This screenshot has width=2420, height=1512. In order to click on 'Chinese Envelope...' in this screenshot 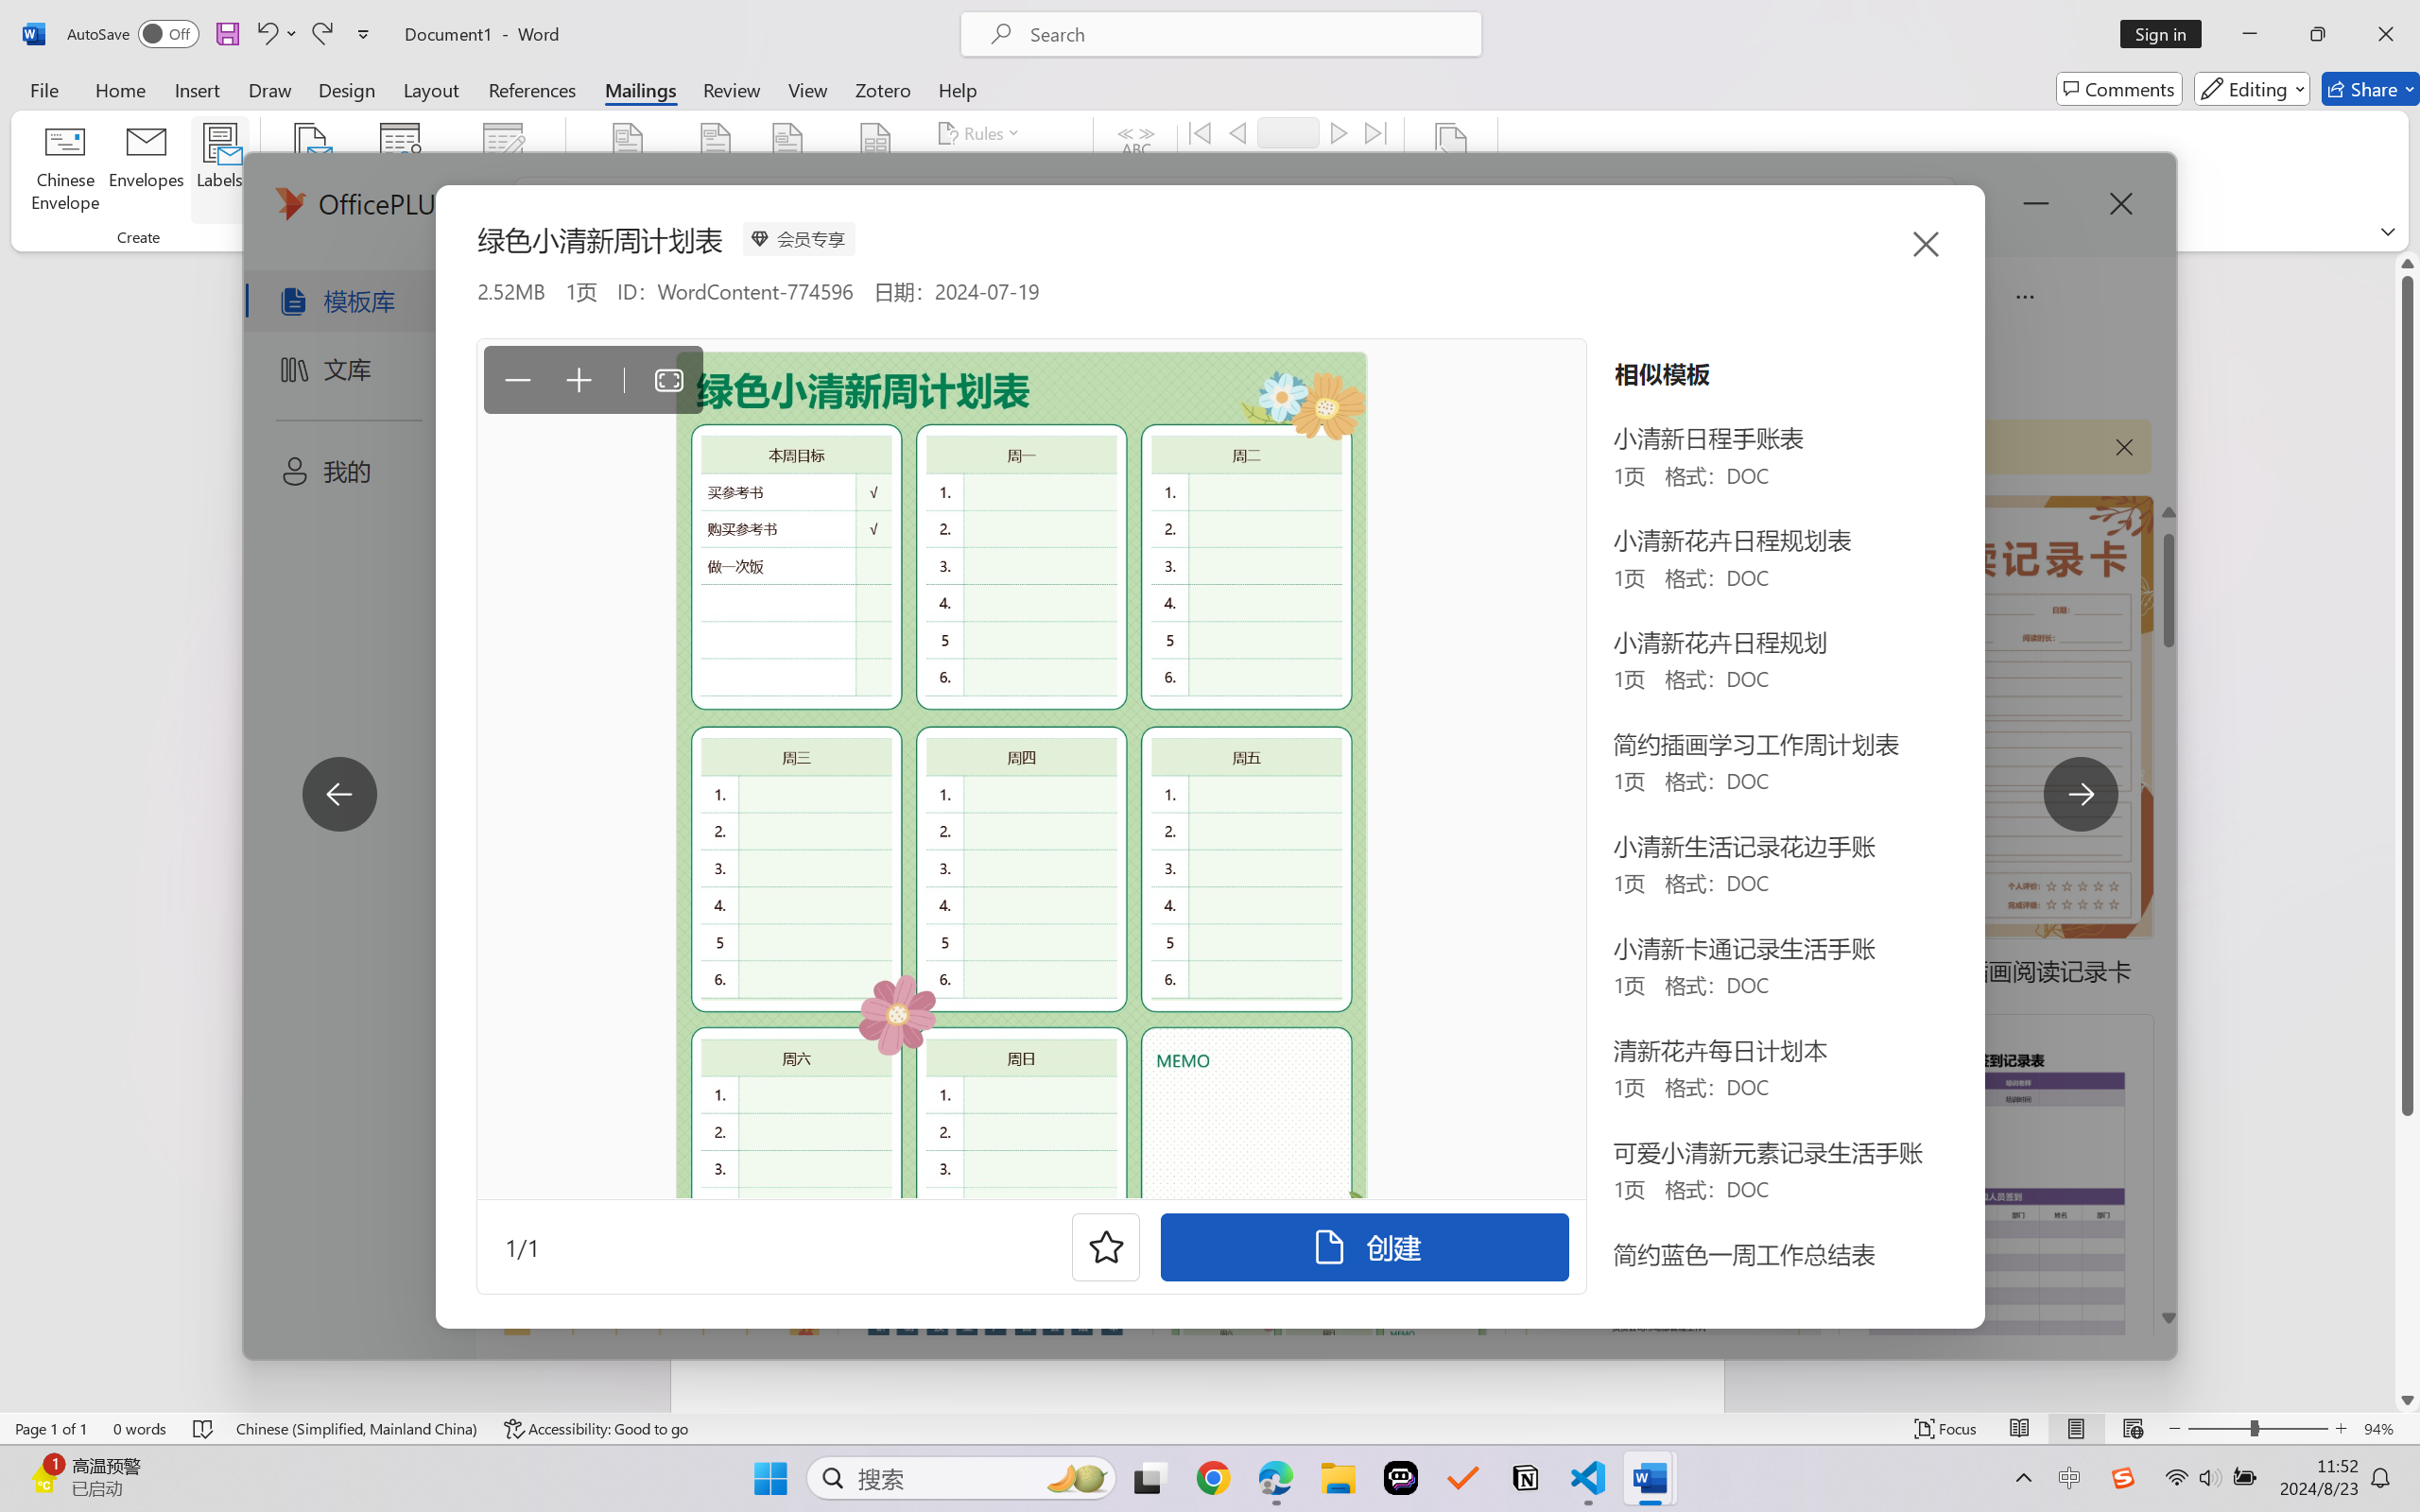, I will do `click(65, 170)`.